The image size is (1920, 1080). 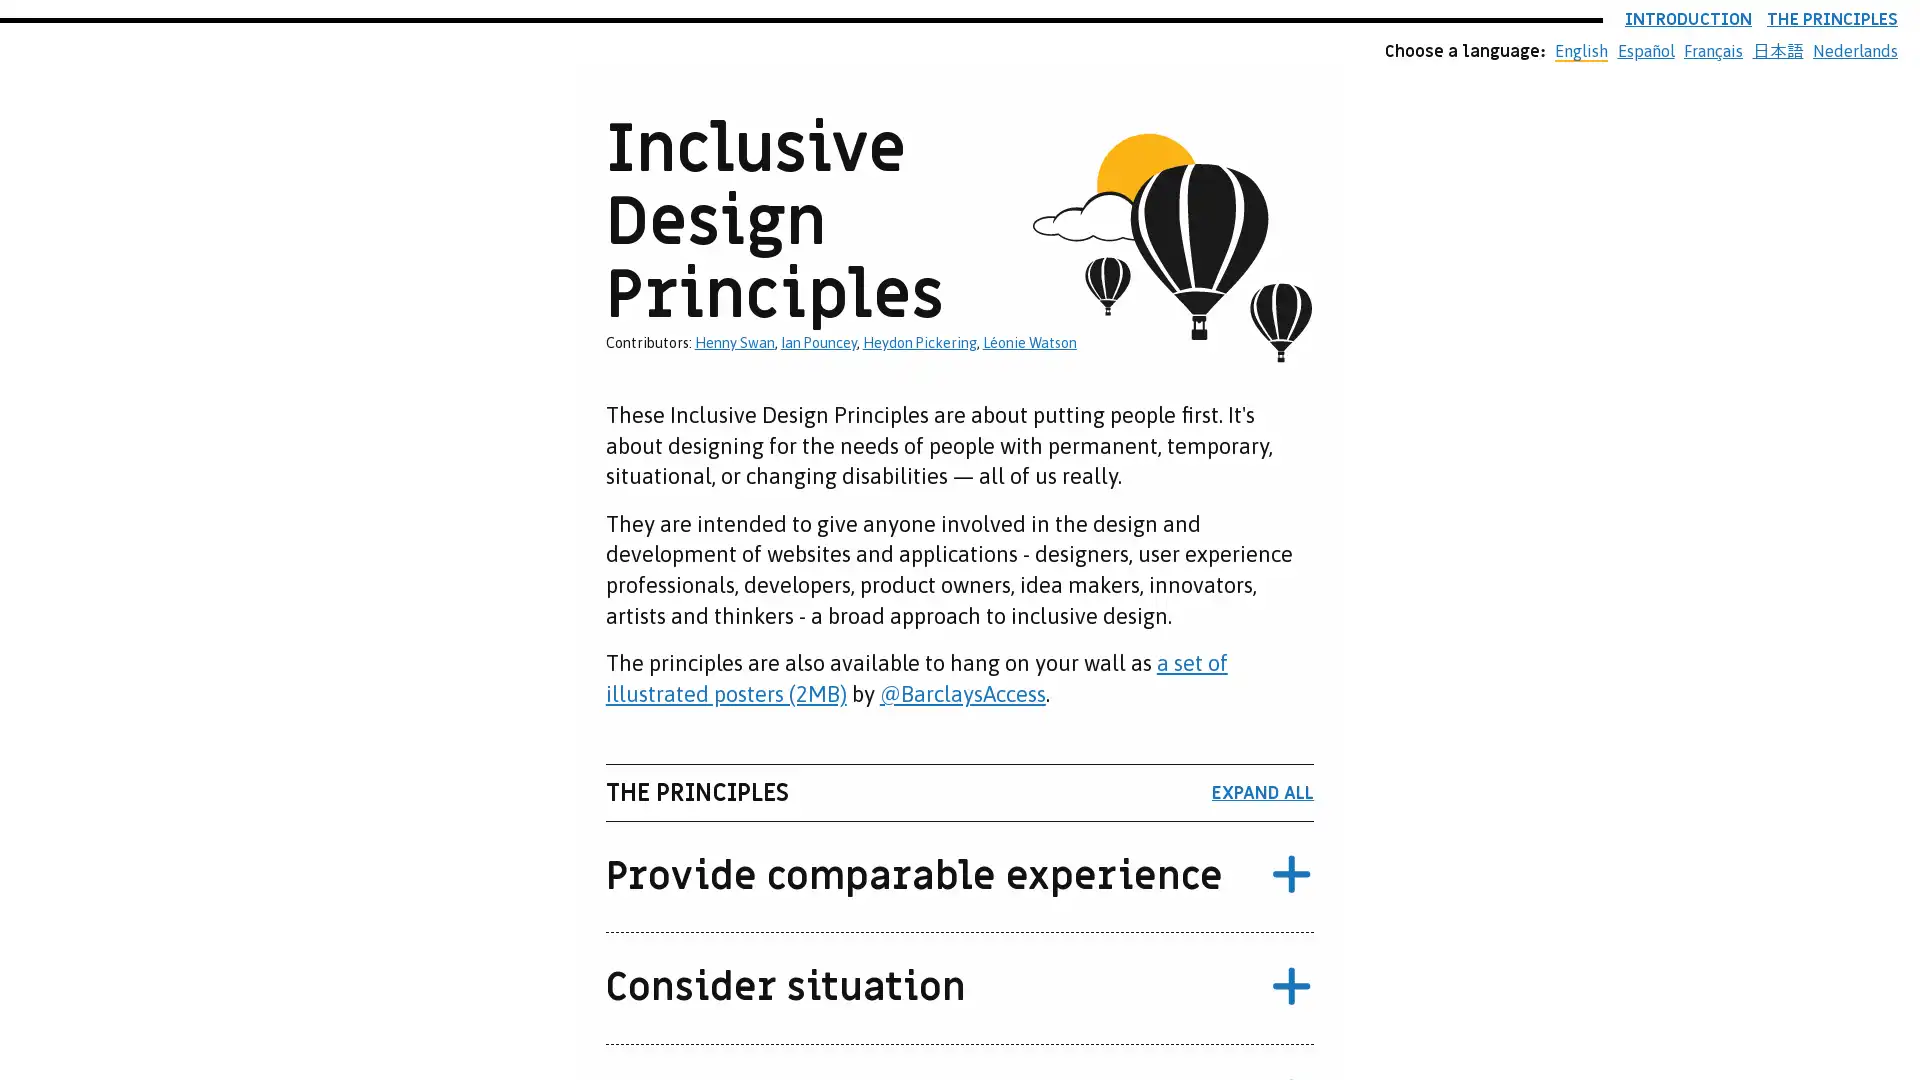 What do you see at coordinates (1261, 793) in the screenshot?
I see `EXPAND ALL` at bounding box center [1261, 793].